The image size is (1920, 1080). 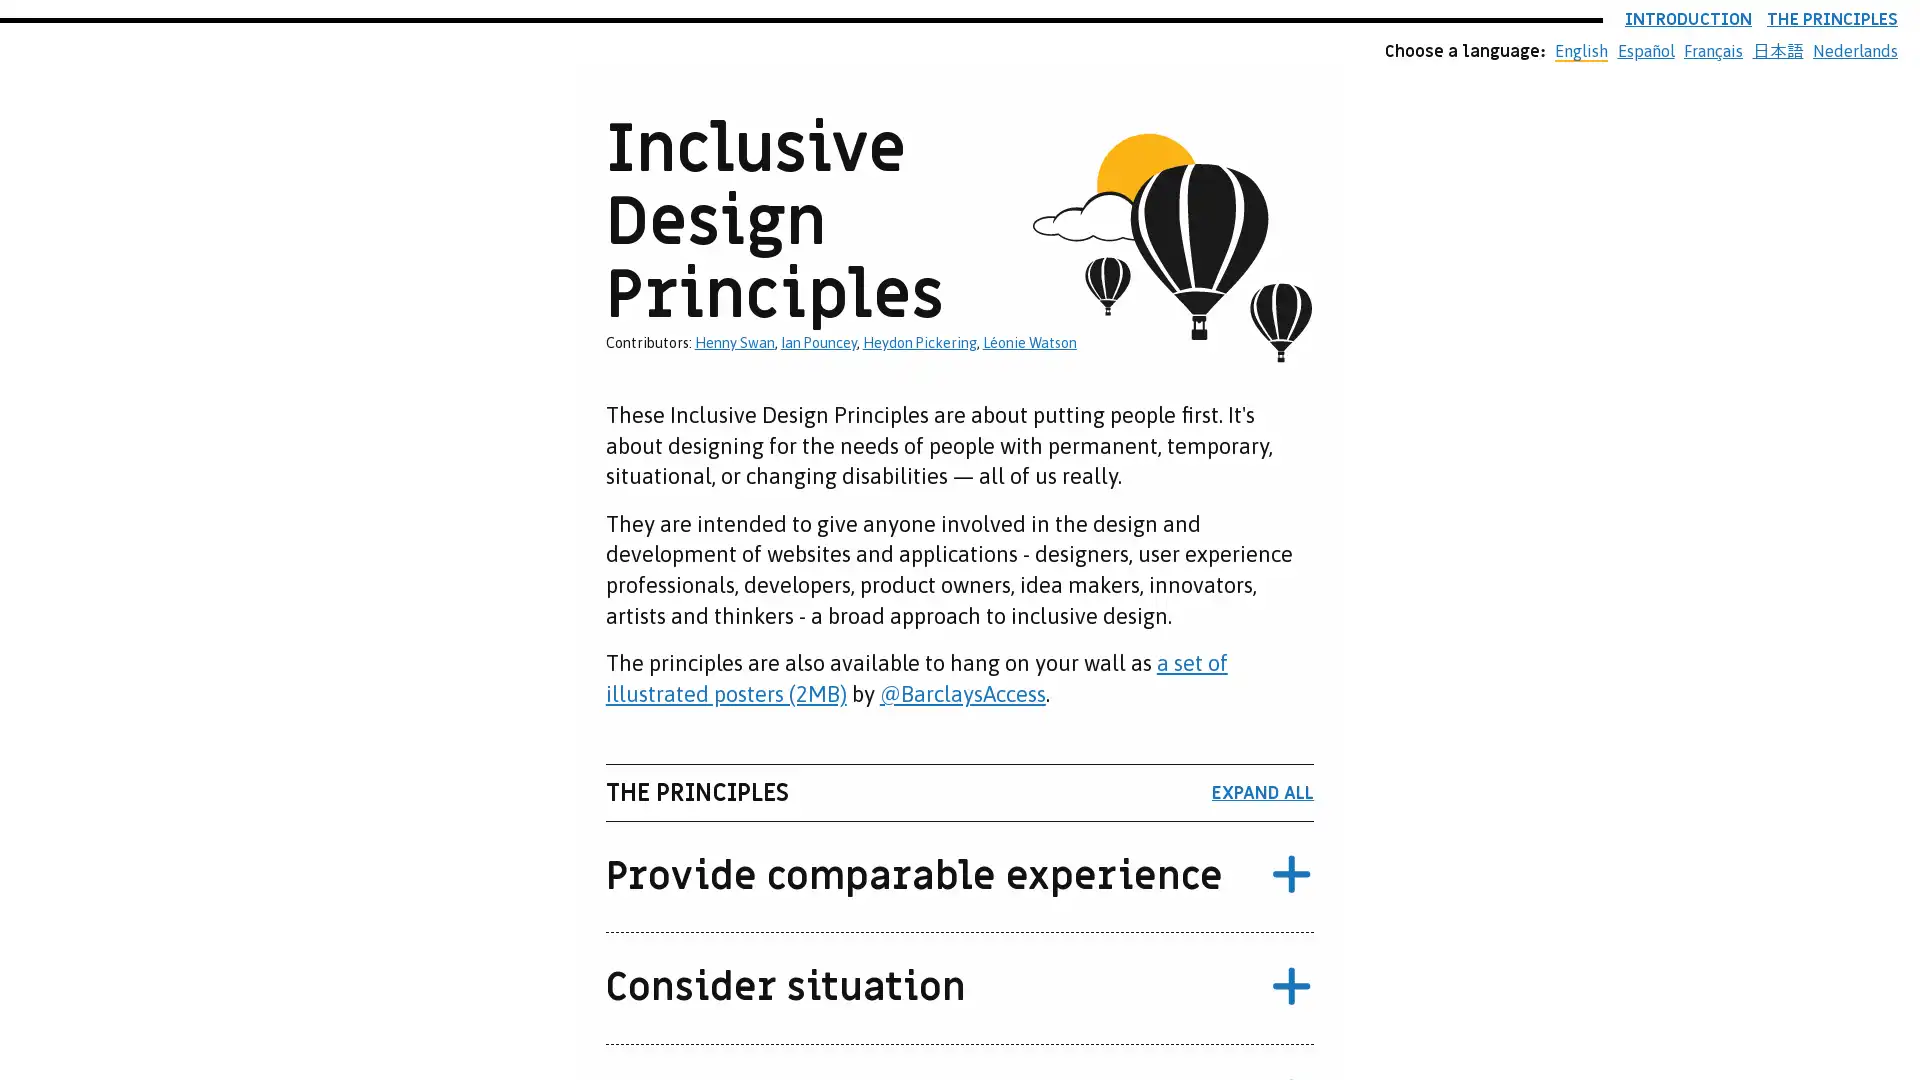 What do you see at coordinates (1261, 793) in the screenshot?
I see `EXPAND ALL` at bounding box center [1261, 793].